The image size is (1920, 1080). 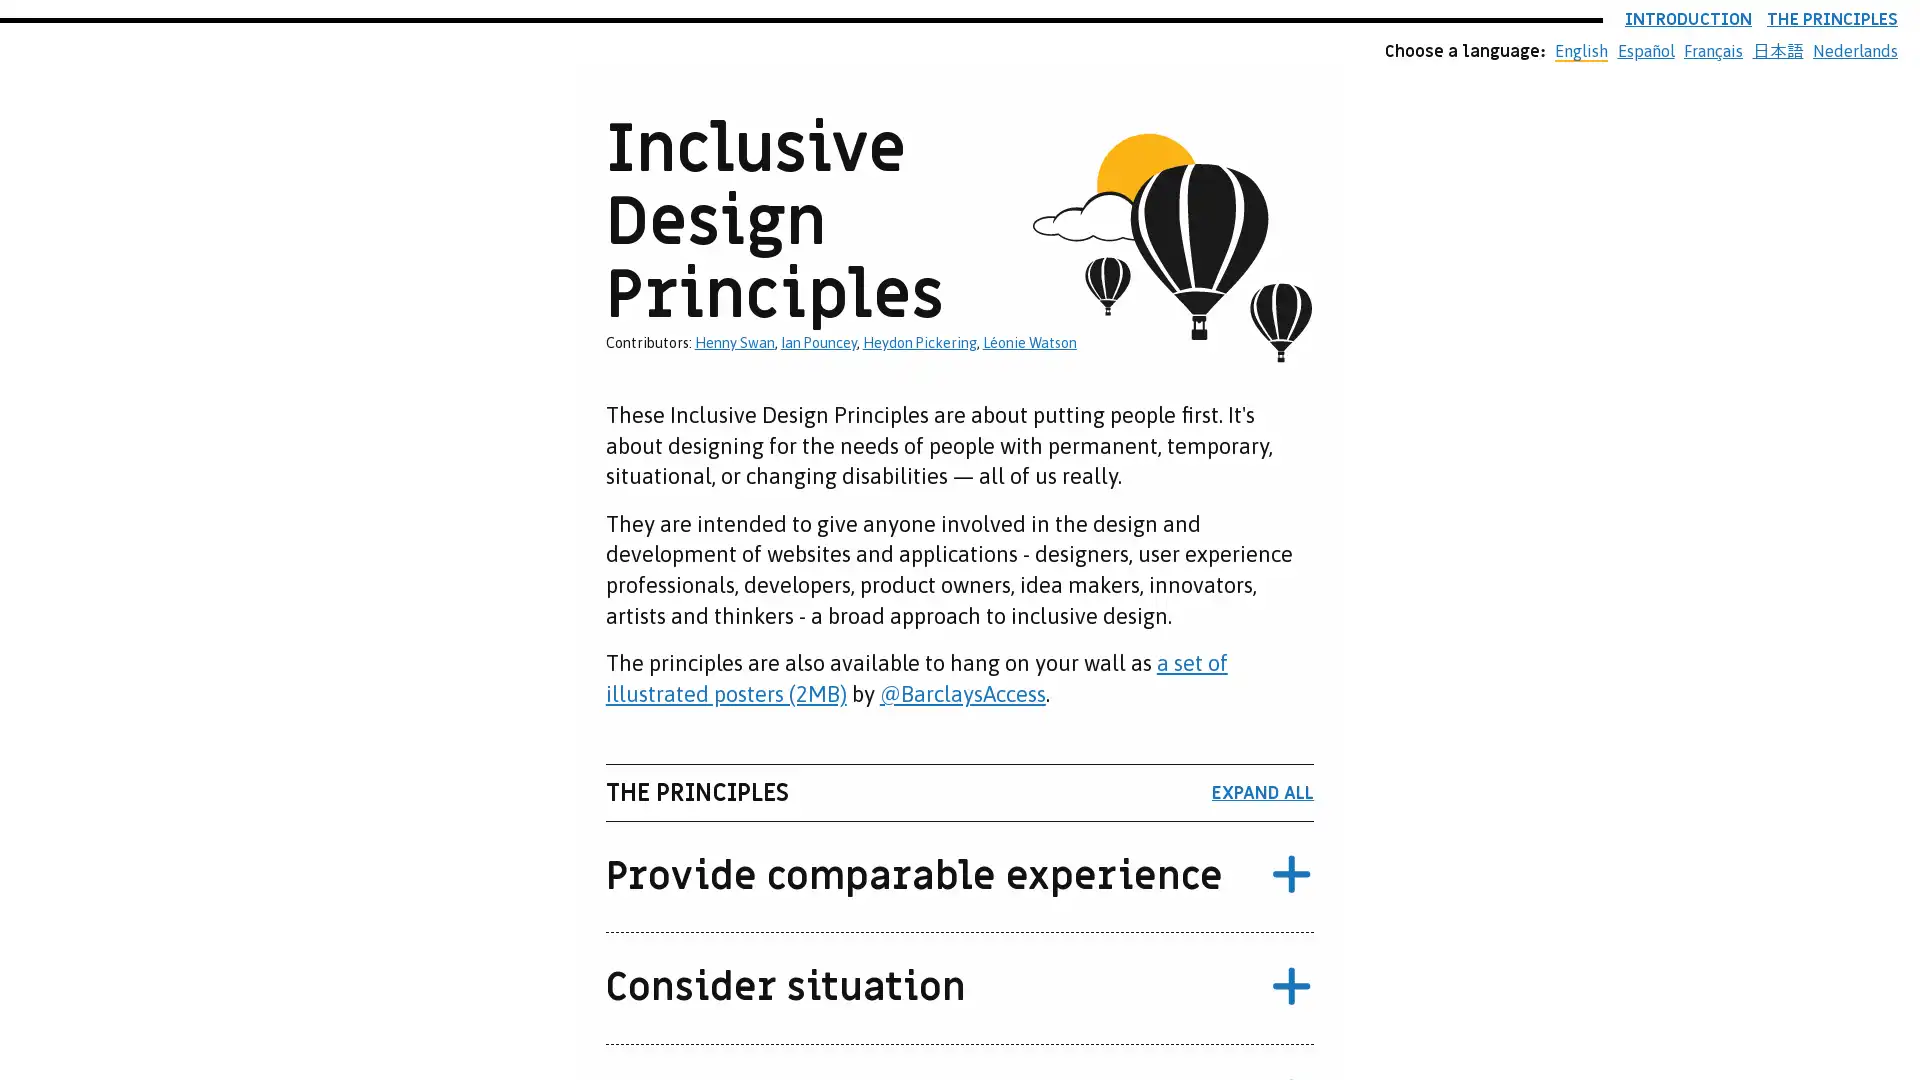 What do you see at coordinates (1261, 793) in the screenshot?
I see `EXPAND ALL` at bounding box center [1261, 793].